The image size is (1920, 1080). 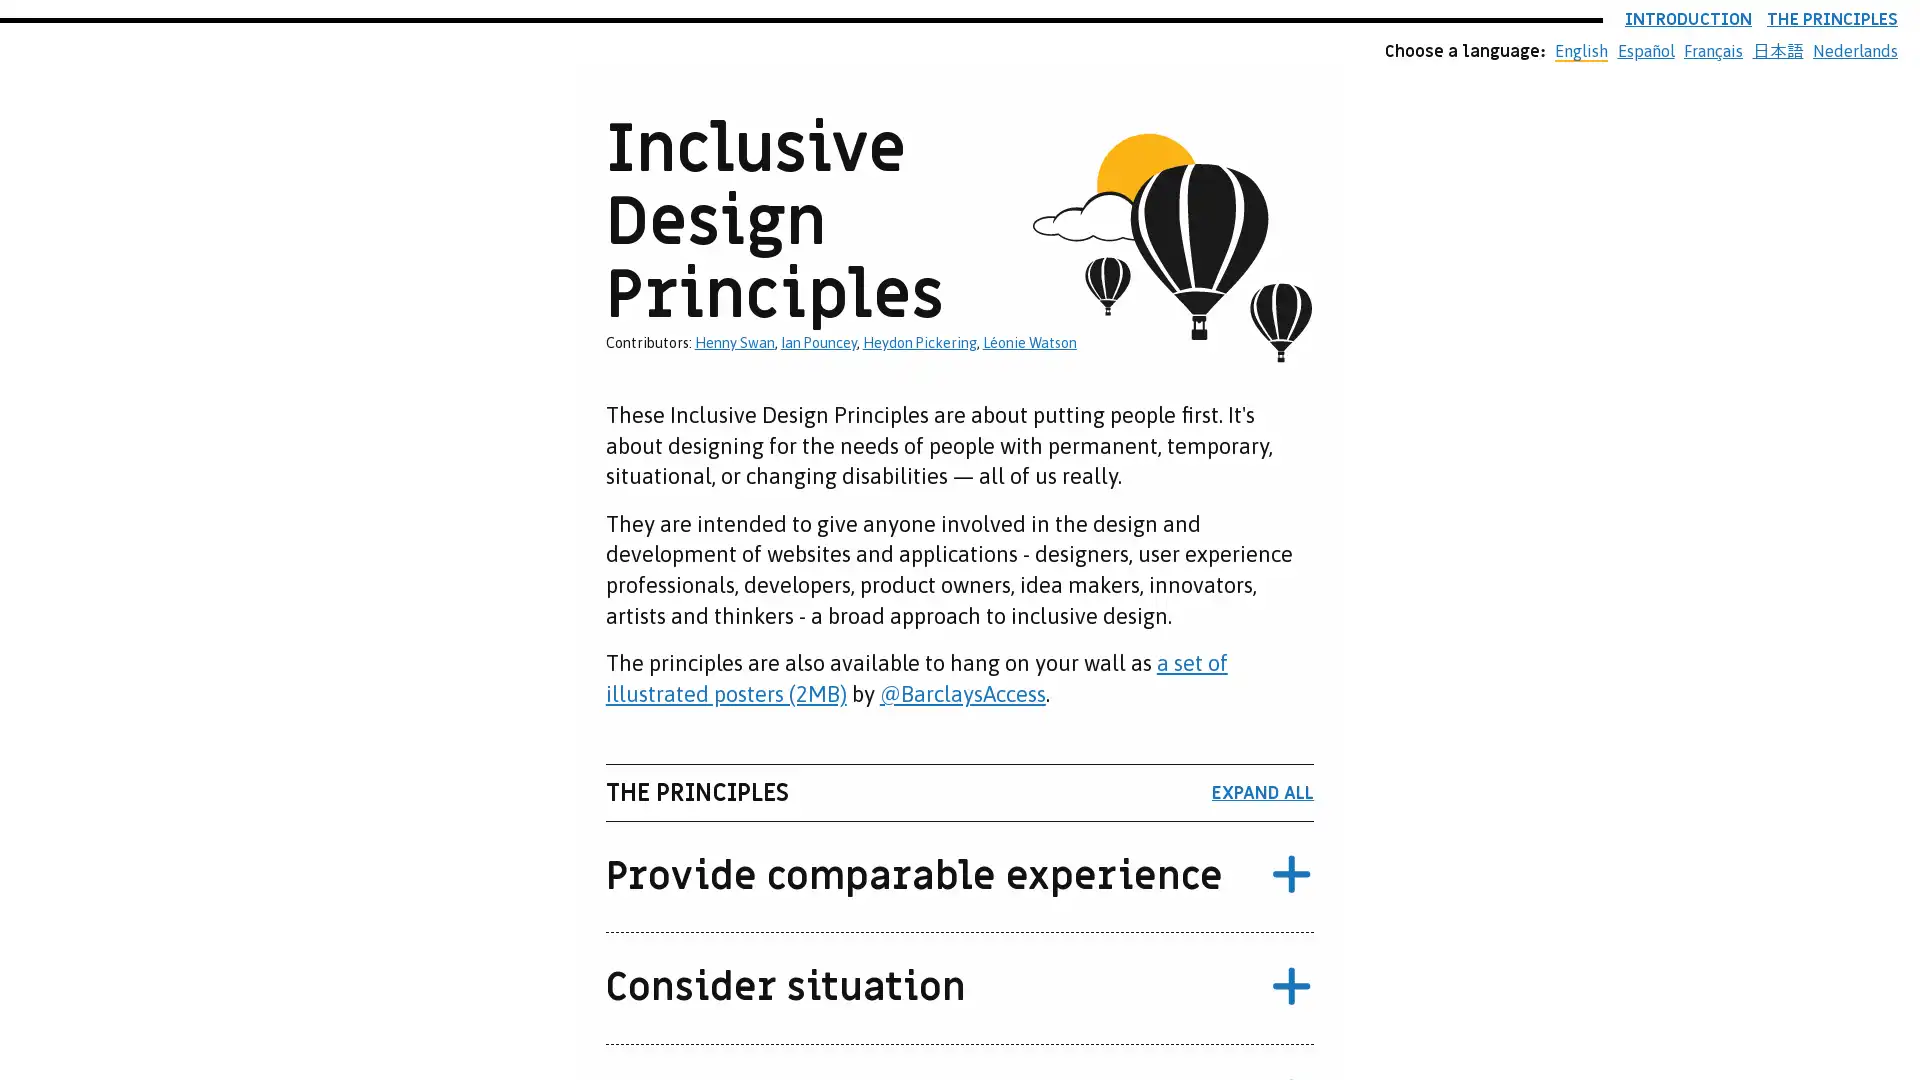 What do you see at coordinates (1261, 793) in the screenshot?
I see `EXPAND ALL` at bounding box center [1261, 793].